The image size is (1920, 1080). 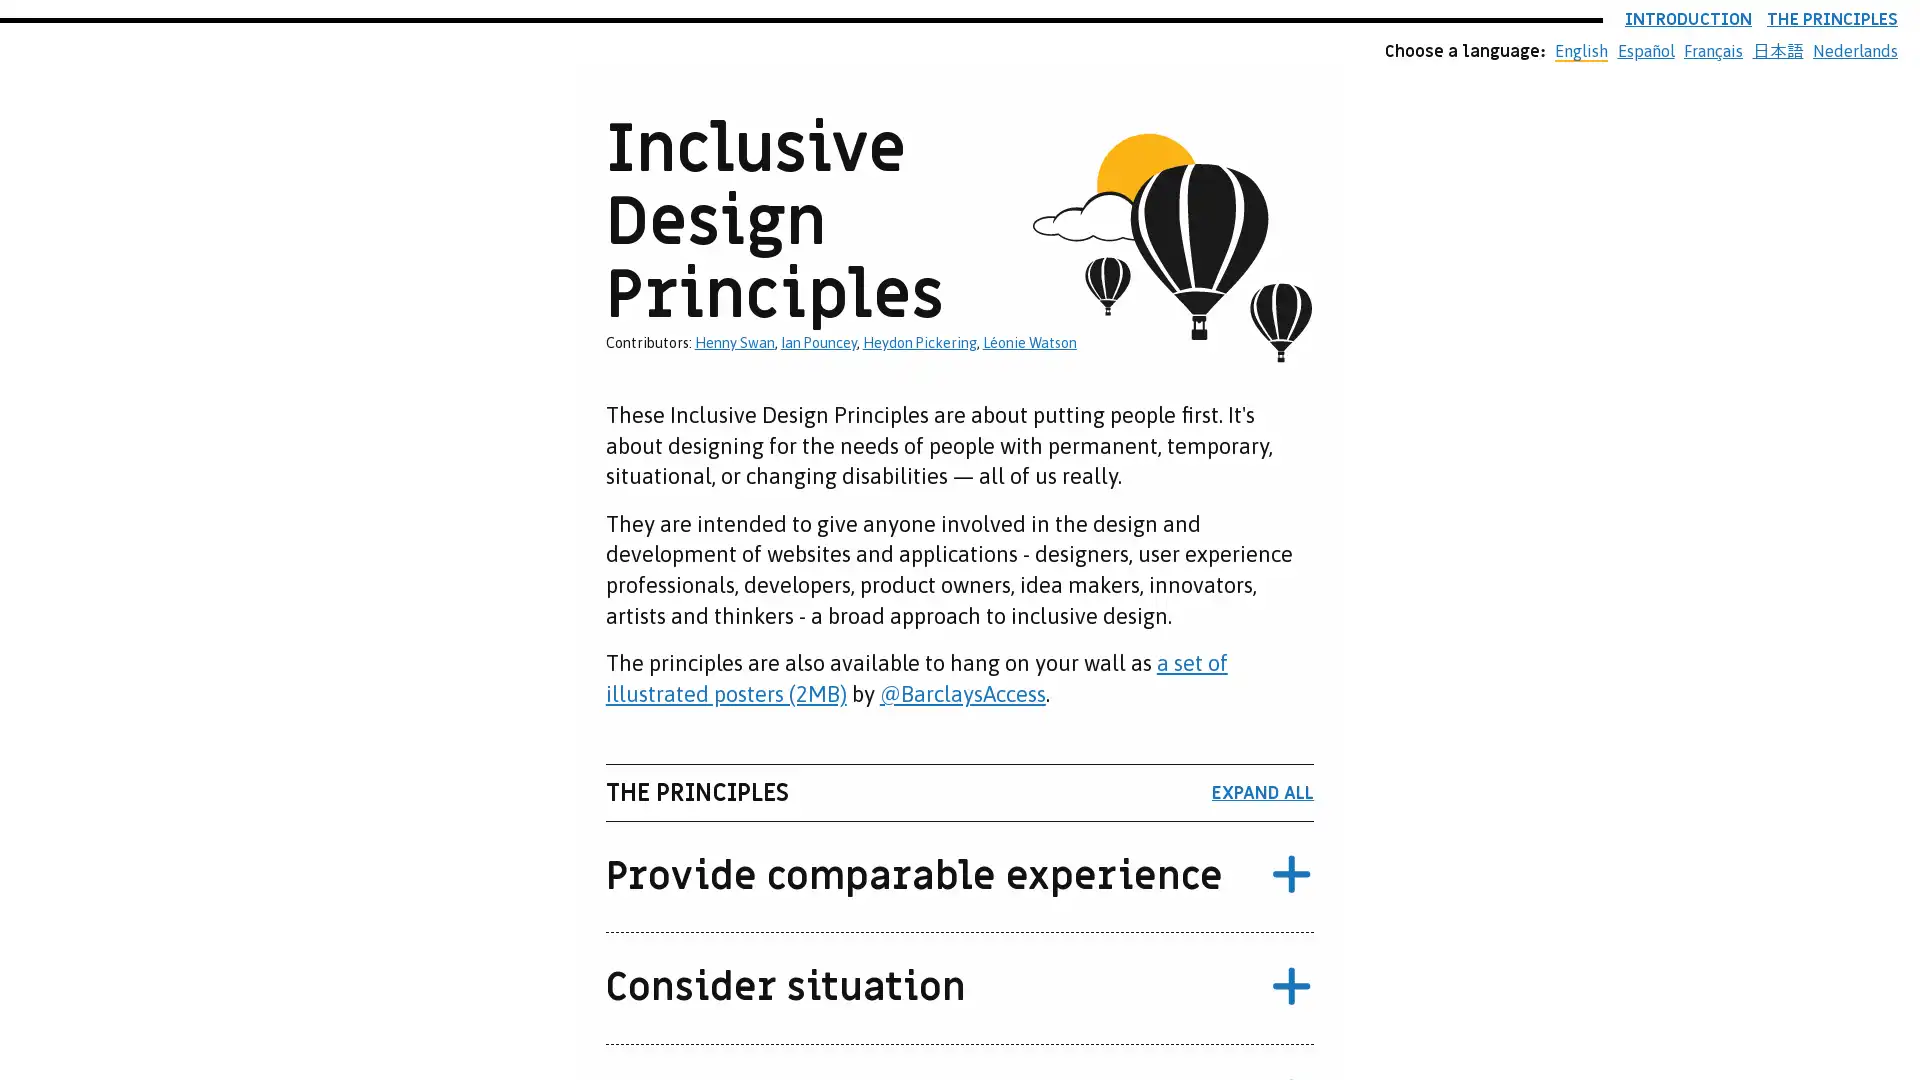 What do you see at coordinates (1261, 793) in the screenshot?
I see `EXPAND ALL` at bounding box center [1261, 793].